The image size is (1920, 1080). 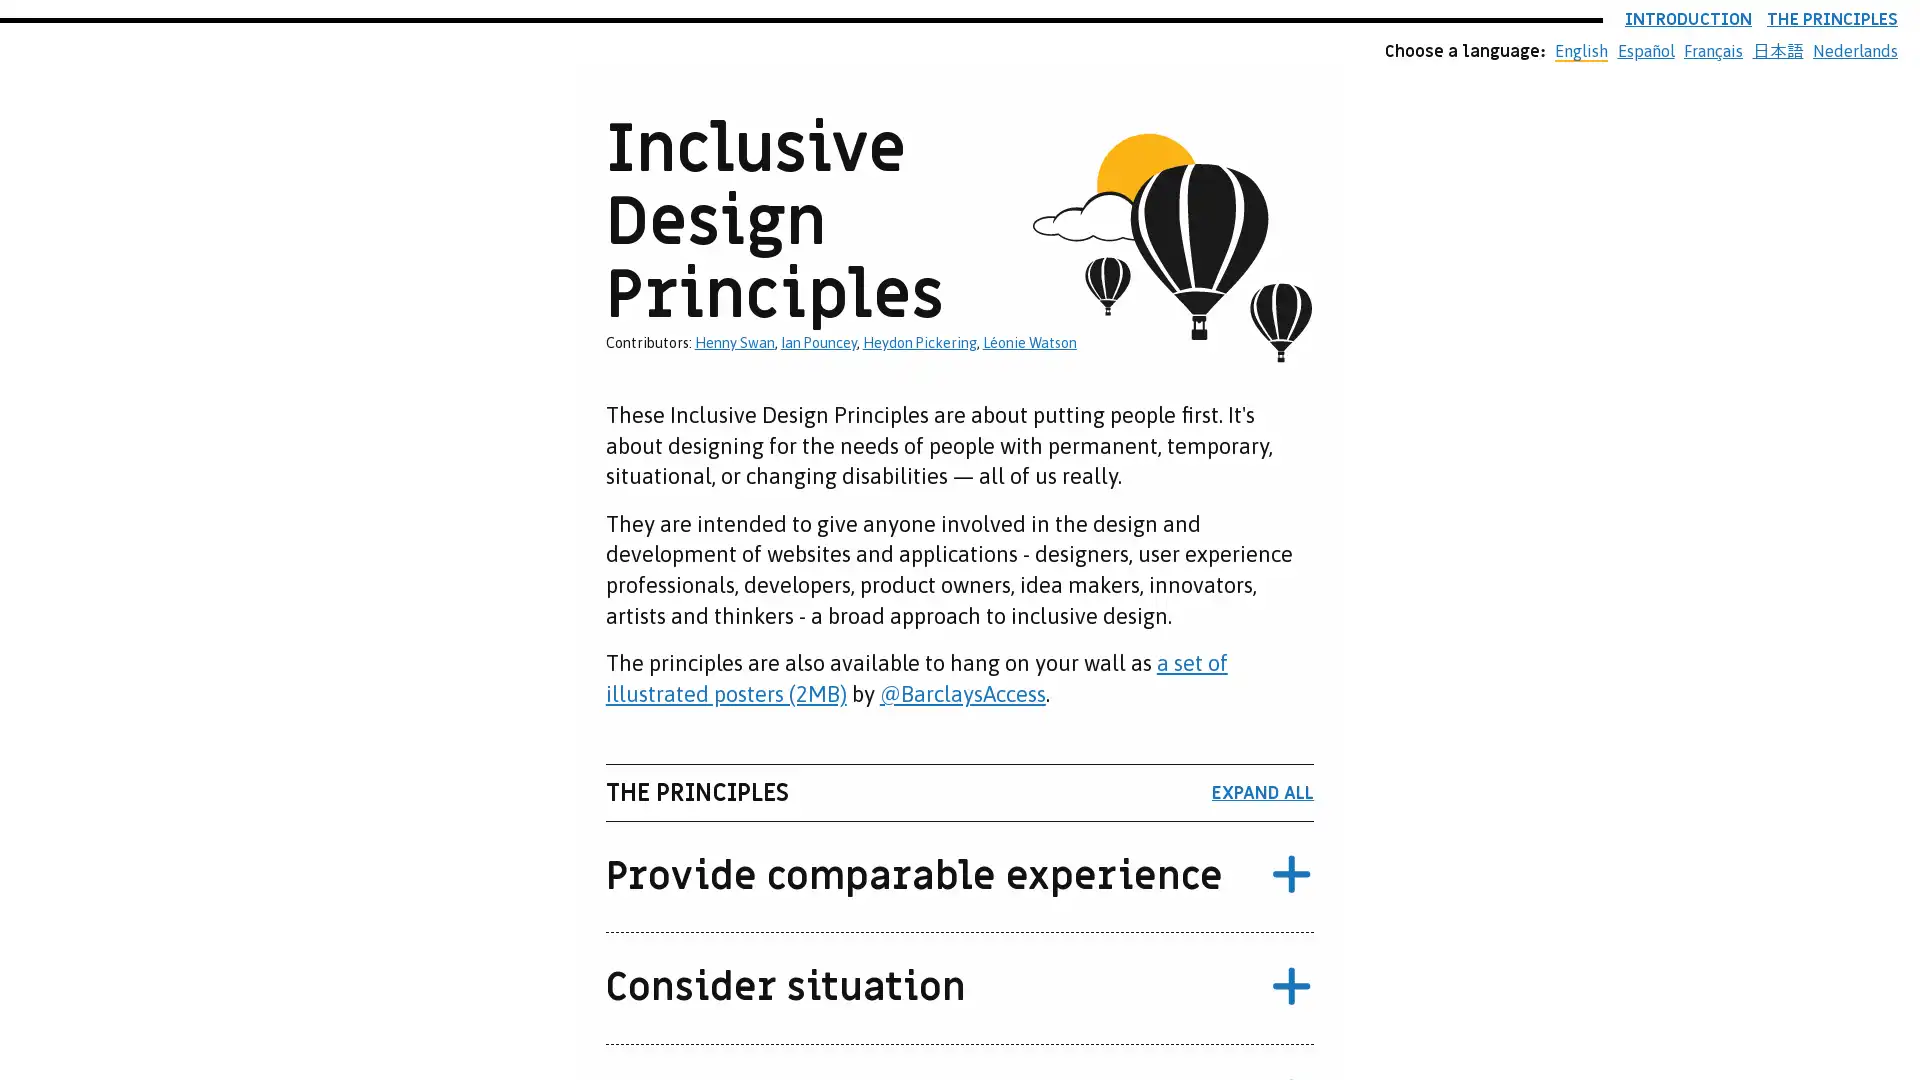 What do you see at coordinates (1261, 793) in the screenshot?
I see `EXPAND ALL` at bounding box center [1261, 793].